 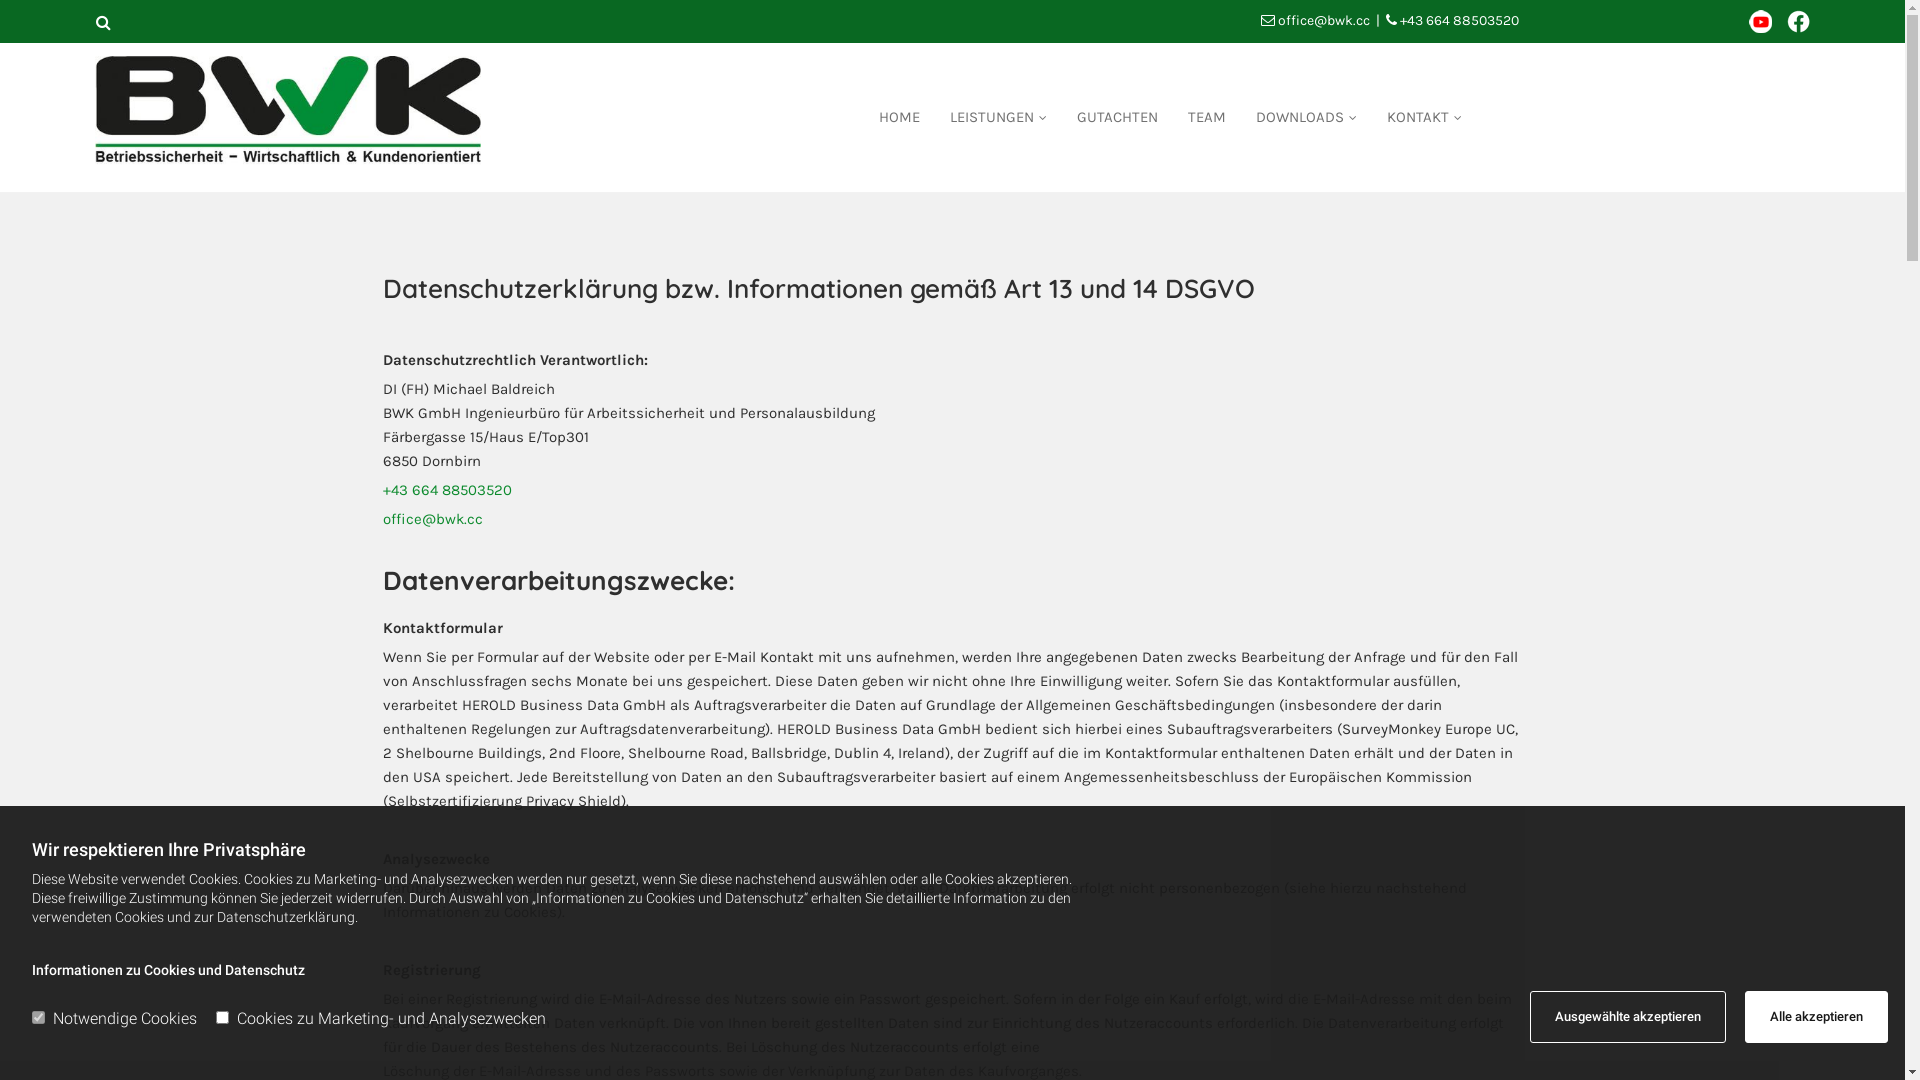 What do you see at coordinates (1205, 116) in the screenshot?
I see `'TEAM'` at bounding box center [1205, 116].